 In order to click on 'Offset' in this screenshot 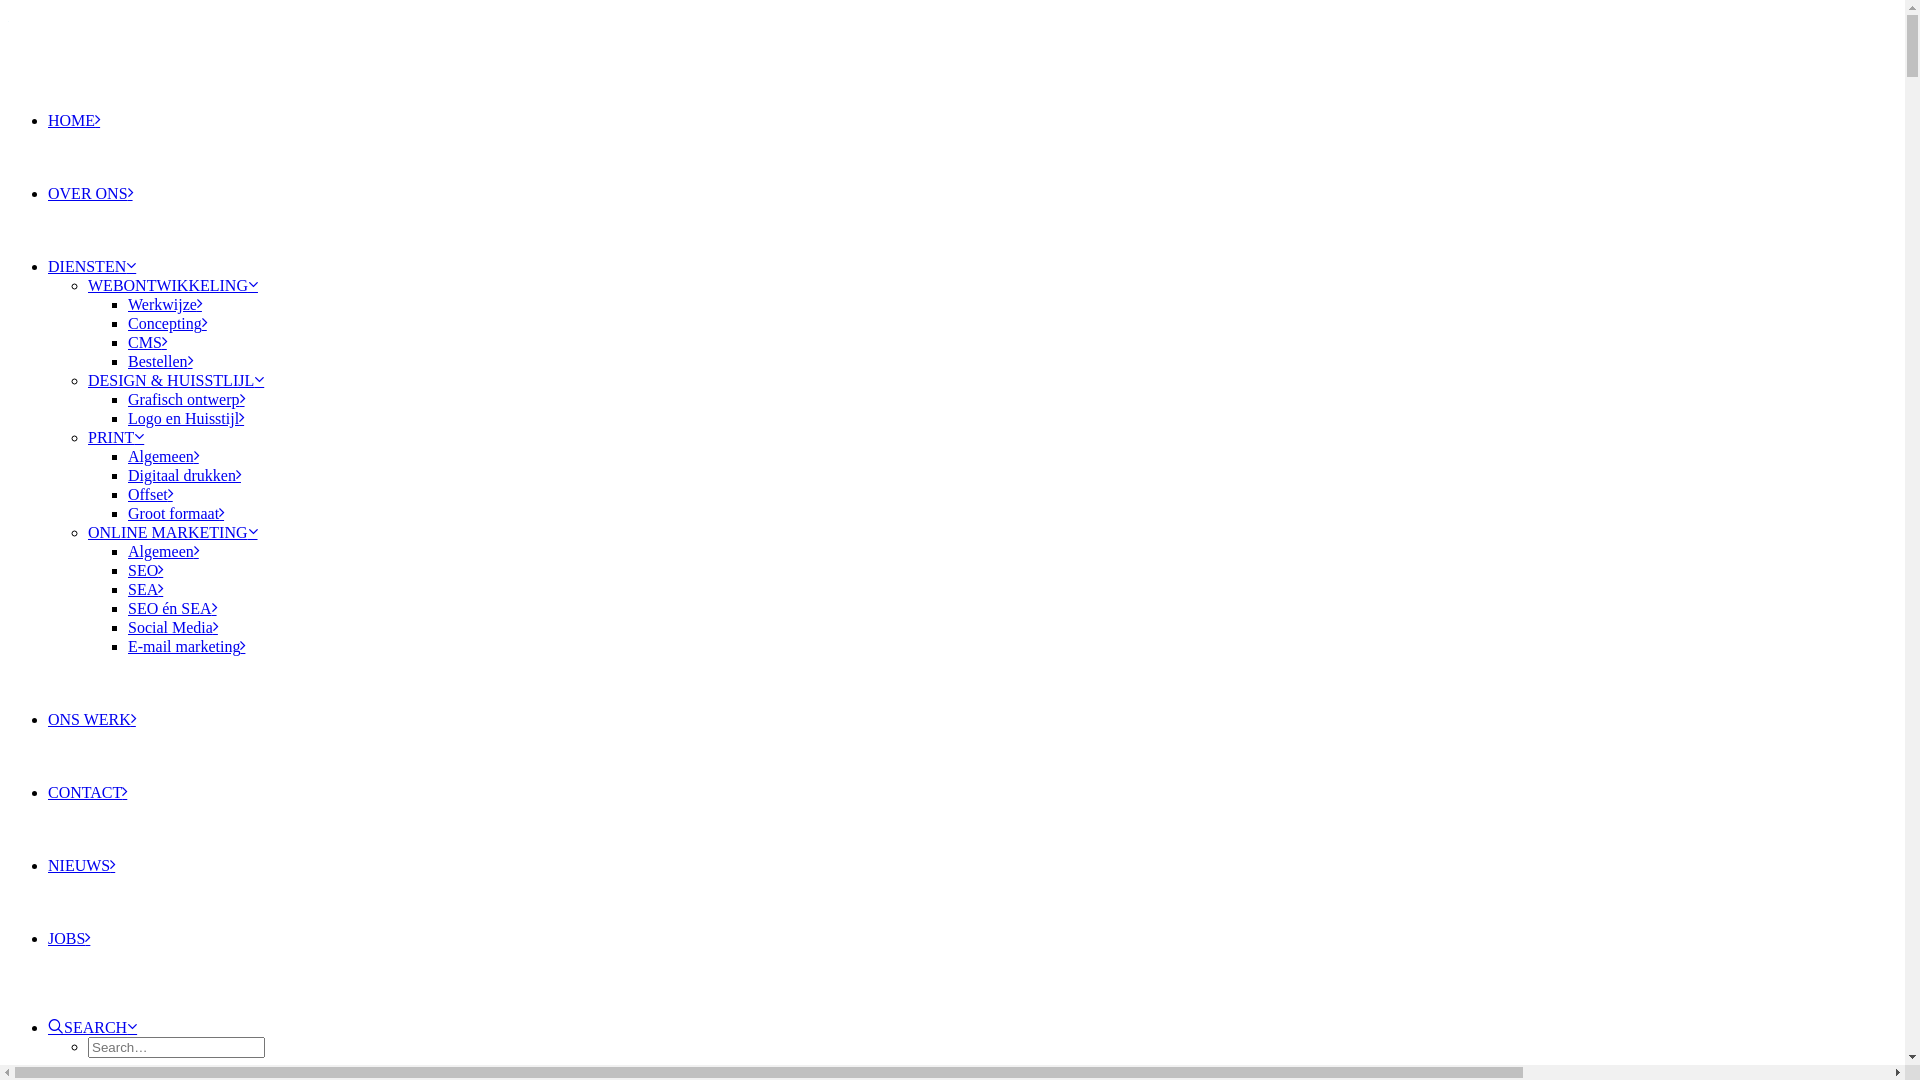, I will do `click(149, 494)`.